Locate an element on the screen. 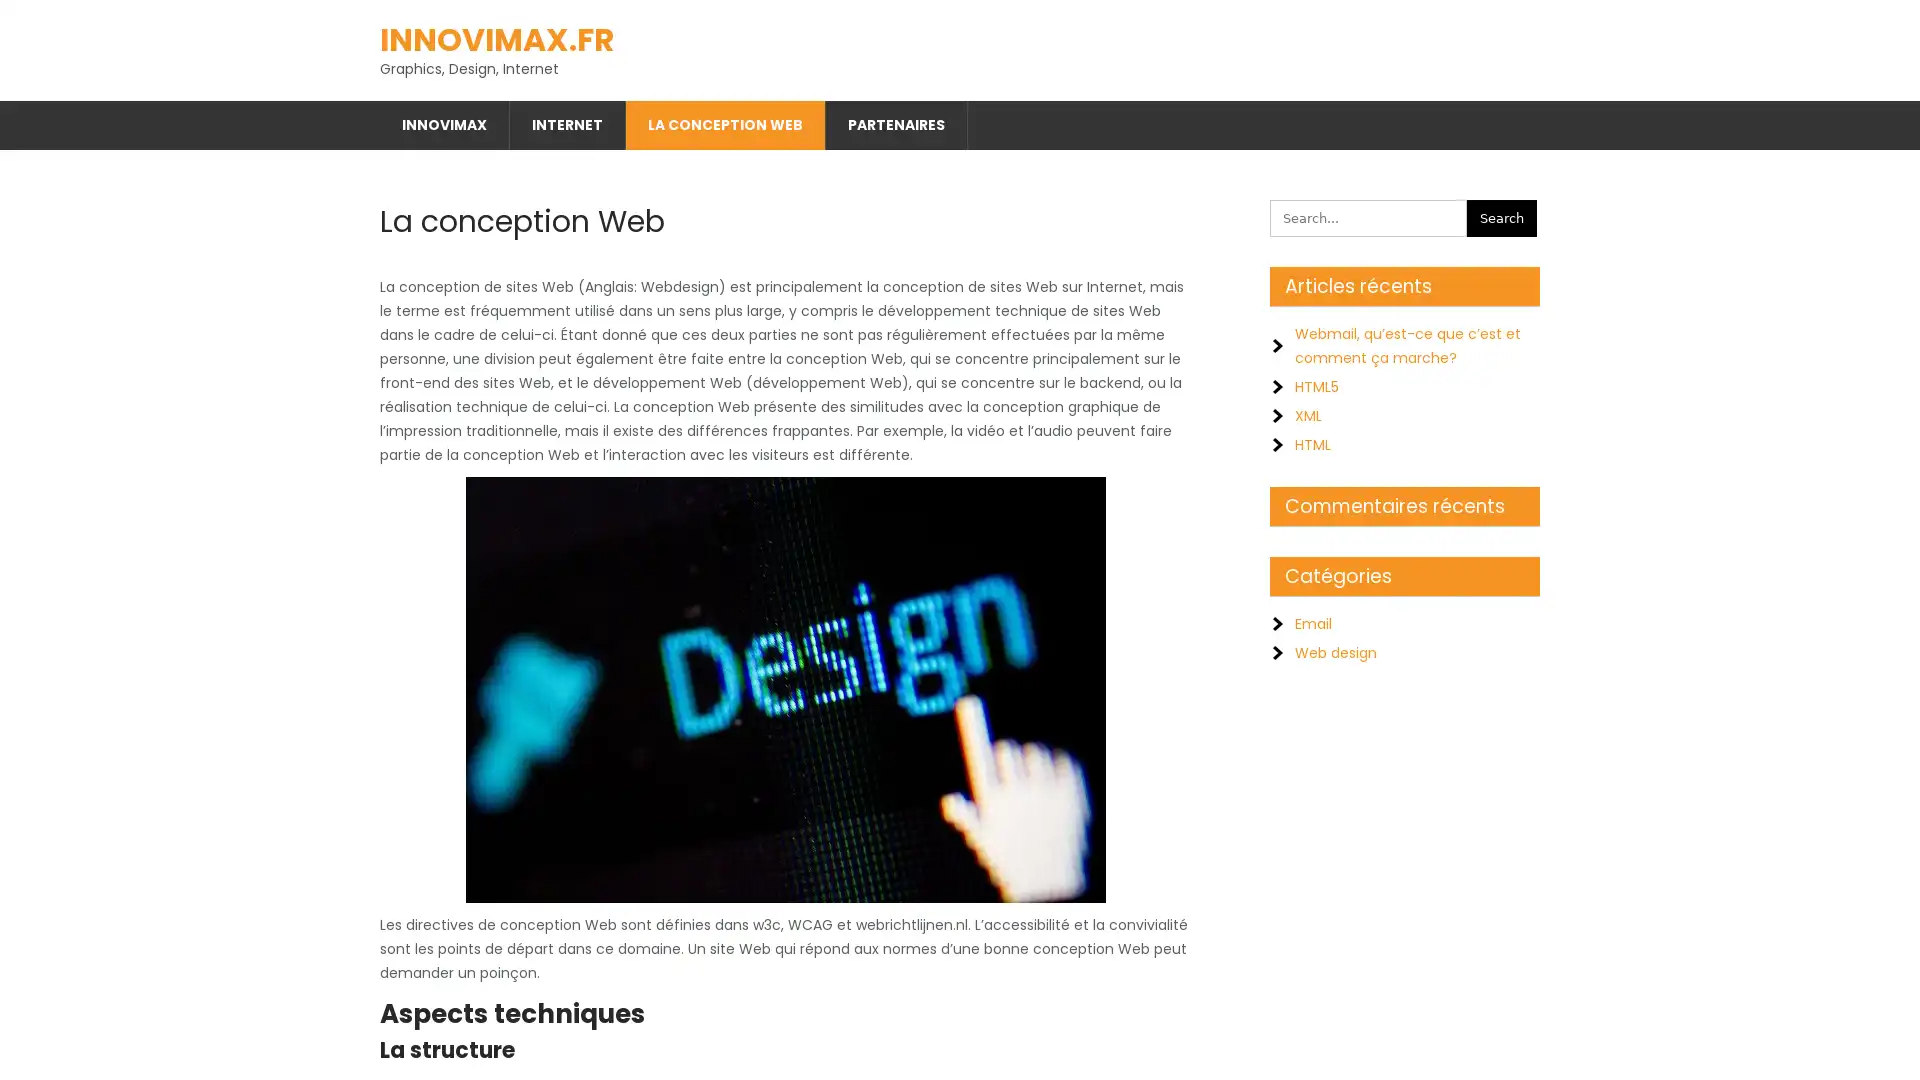 This screenshot has height=1080, width=1920. Search is located at coordinates (1502, 211).